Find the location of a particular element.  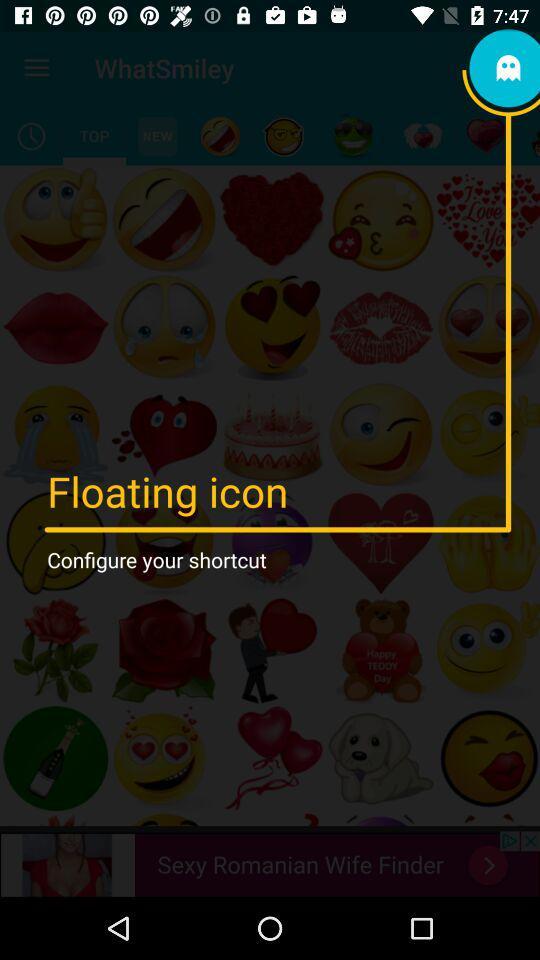

heart icon is located at coordinates (485, 135).